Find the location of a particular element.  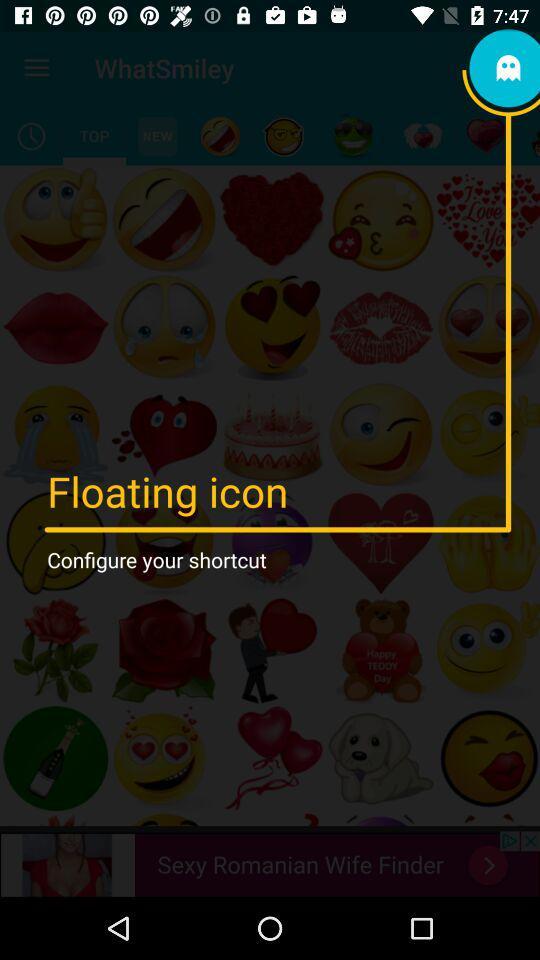

heart icon is located at coordinates (485, 135).